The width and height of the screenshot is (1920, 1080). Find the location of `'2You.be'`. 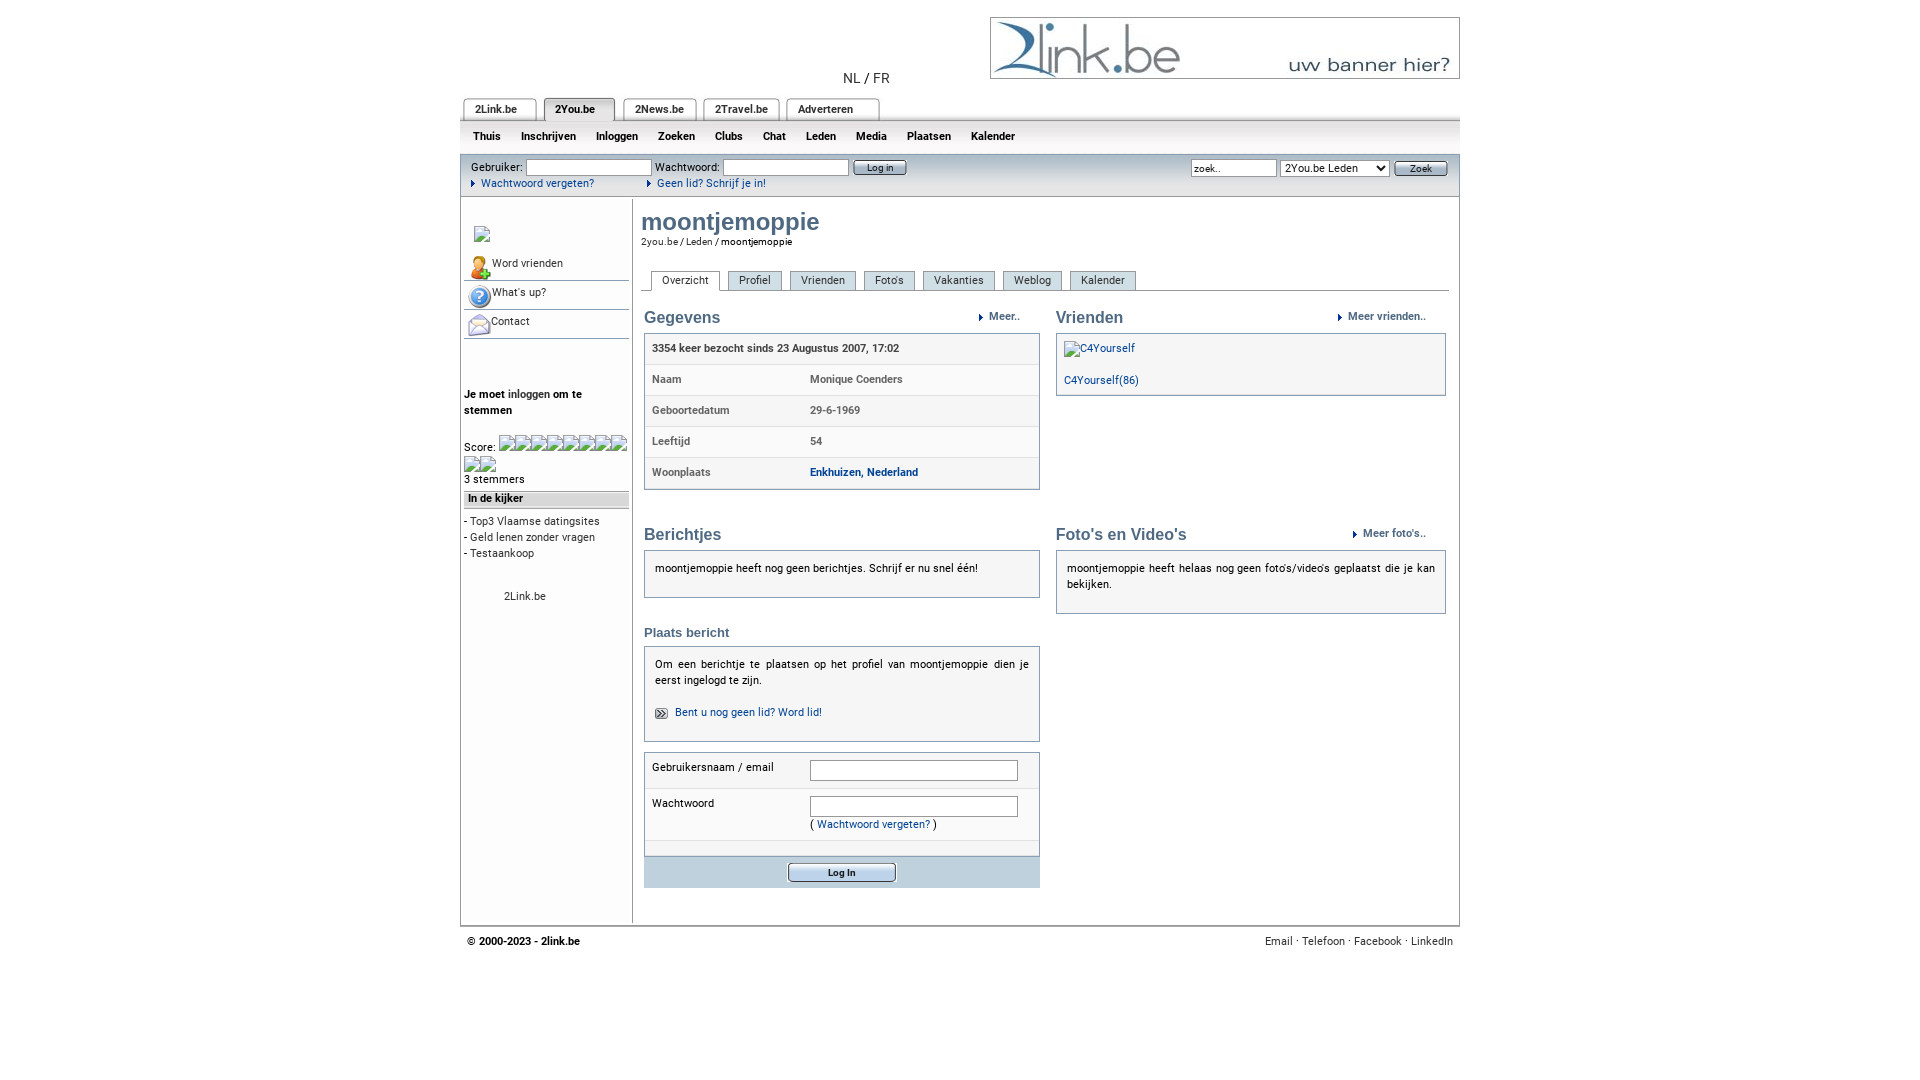

'2You.be' is located at coordinates (574, 109).